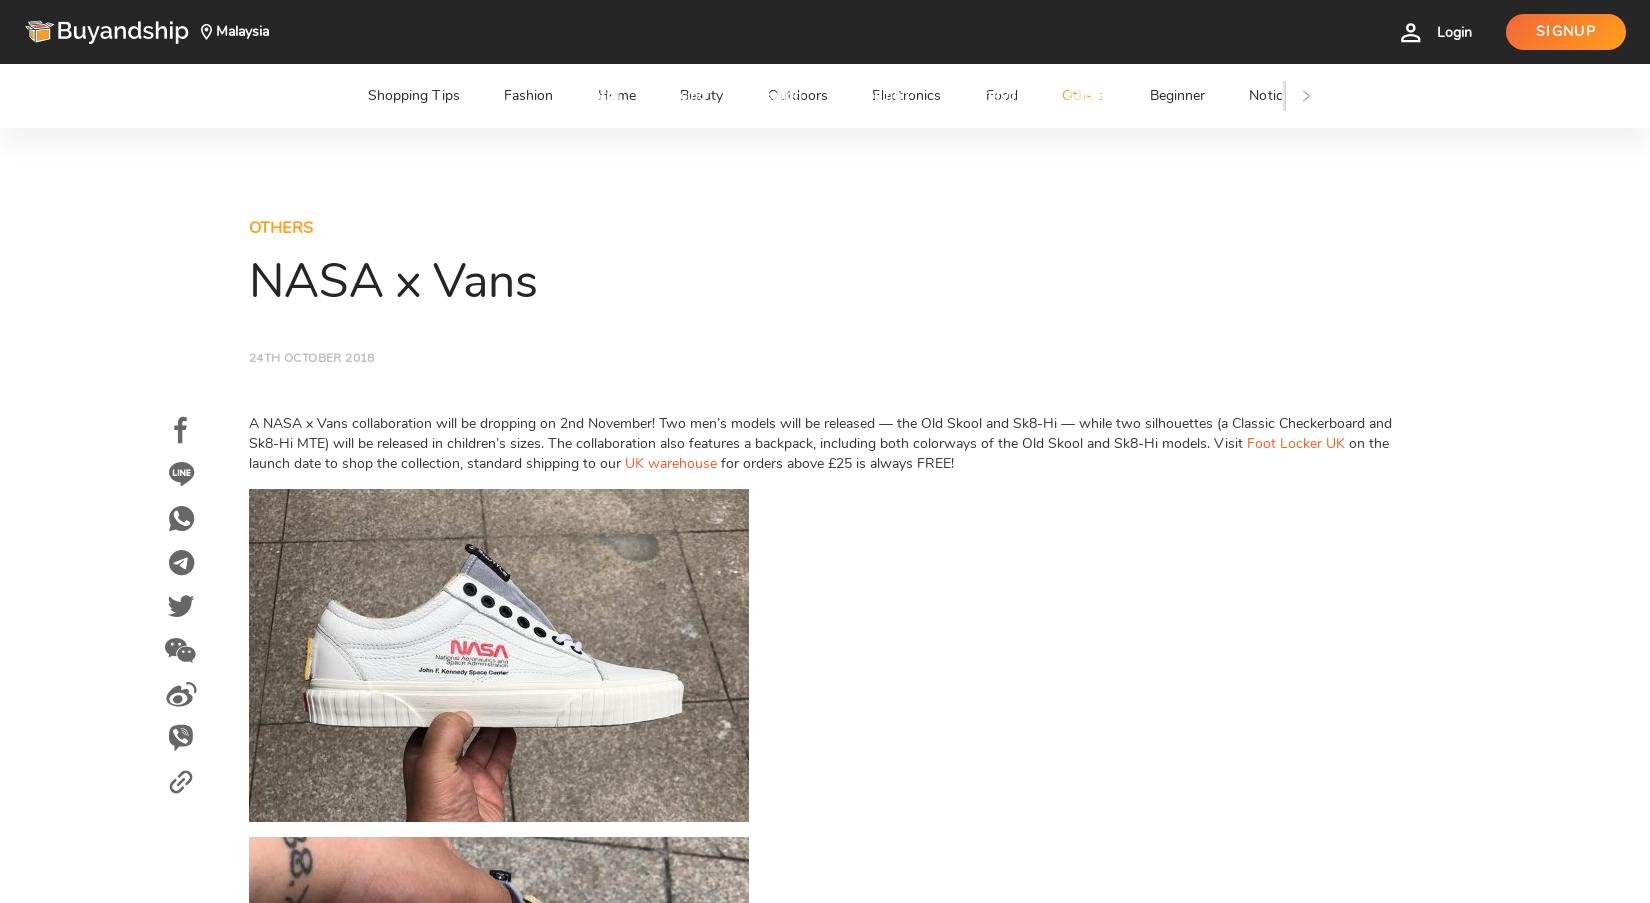  Describe the element at coordinates (1564, 30) in the screenshot. I see `'Signup'` at that location.